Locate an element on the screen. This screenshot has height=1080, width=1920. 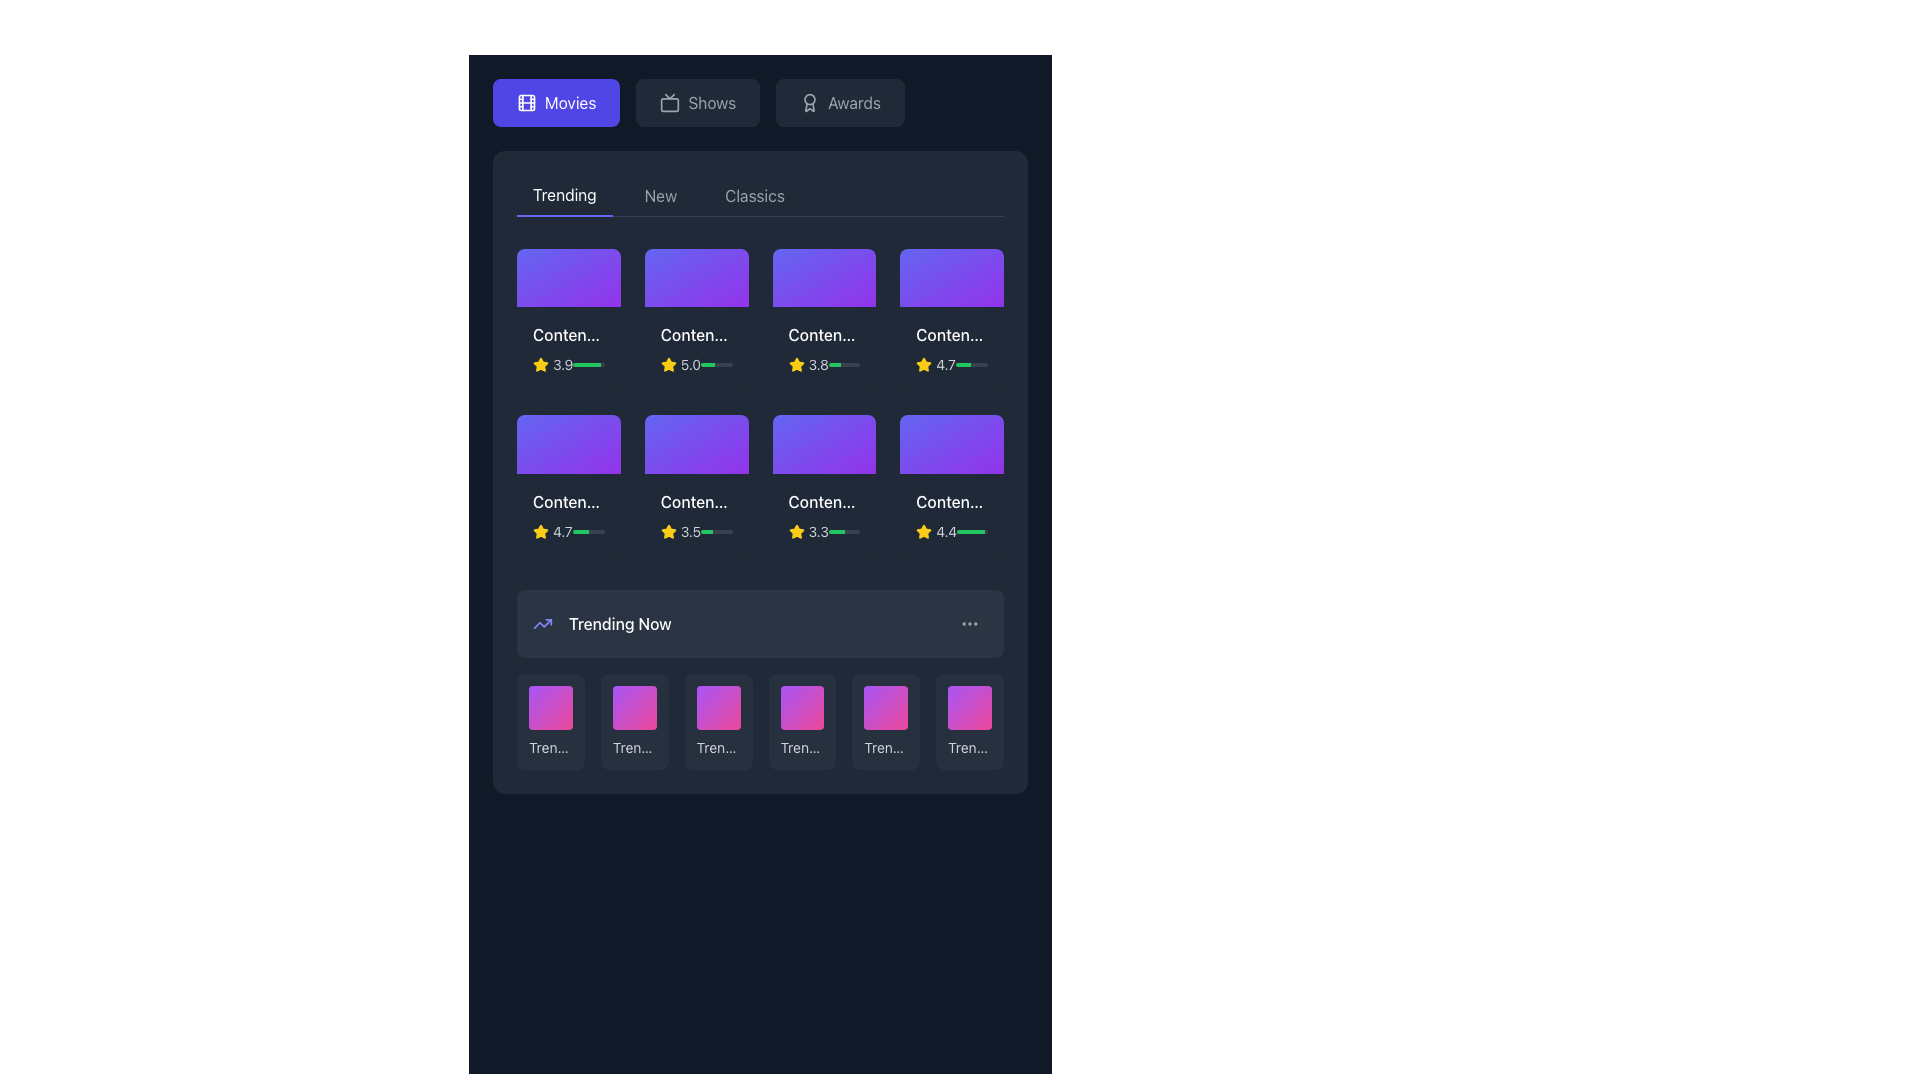
the trending movie thumbnail located in the 'Trending Now' section, specifically the fifth item from the left in the bottom carousel is located at coordinates (885, 705).